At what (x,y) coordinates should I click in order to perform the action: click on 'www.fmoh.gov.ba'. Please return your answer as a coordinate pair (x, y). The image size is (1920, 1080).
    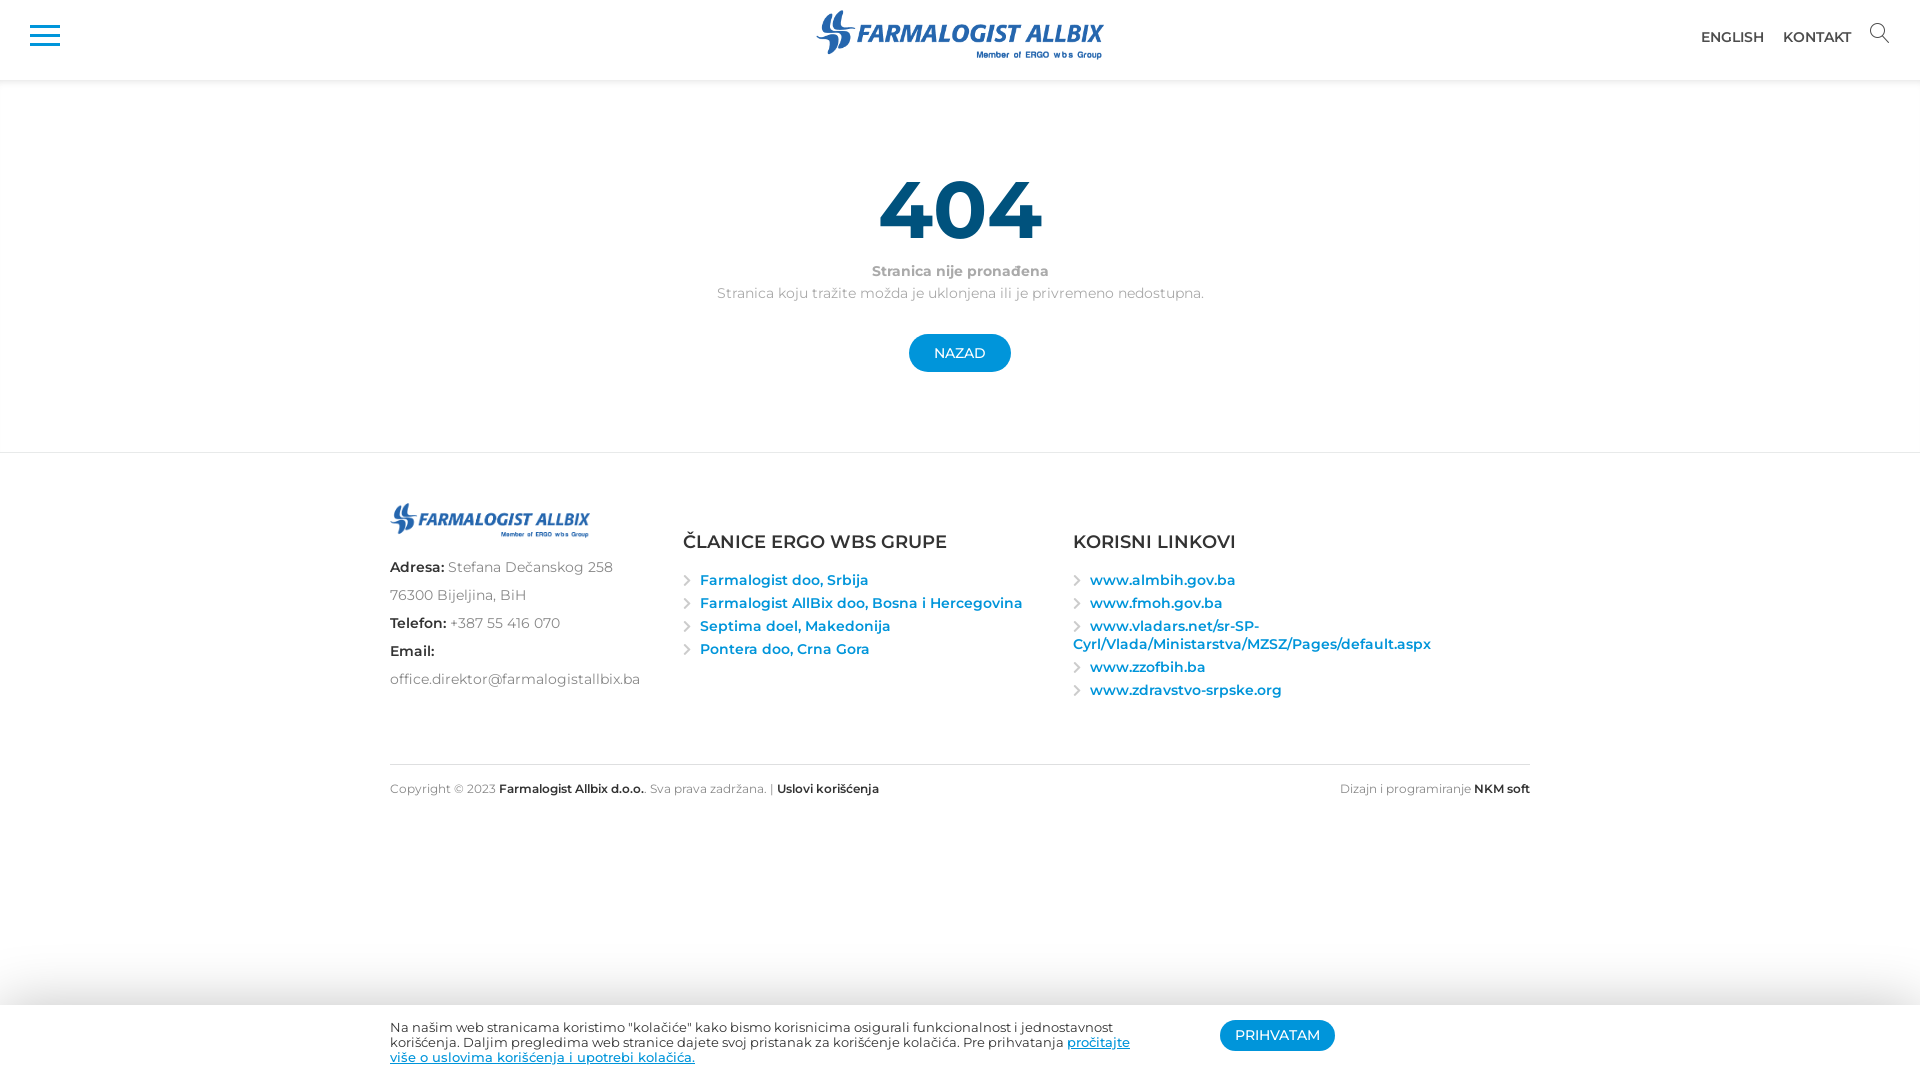
    Looking at the image, I should click on (1088, 601).